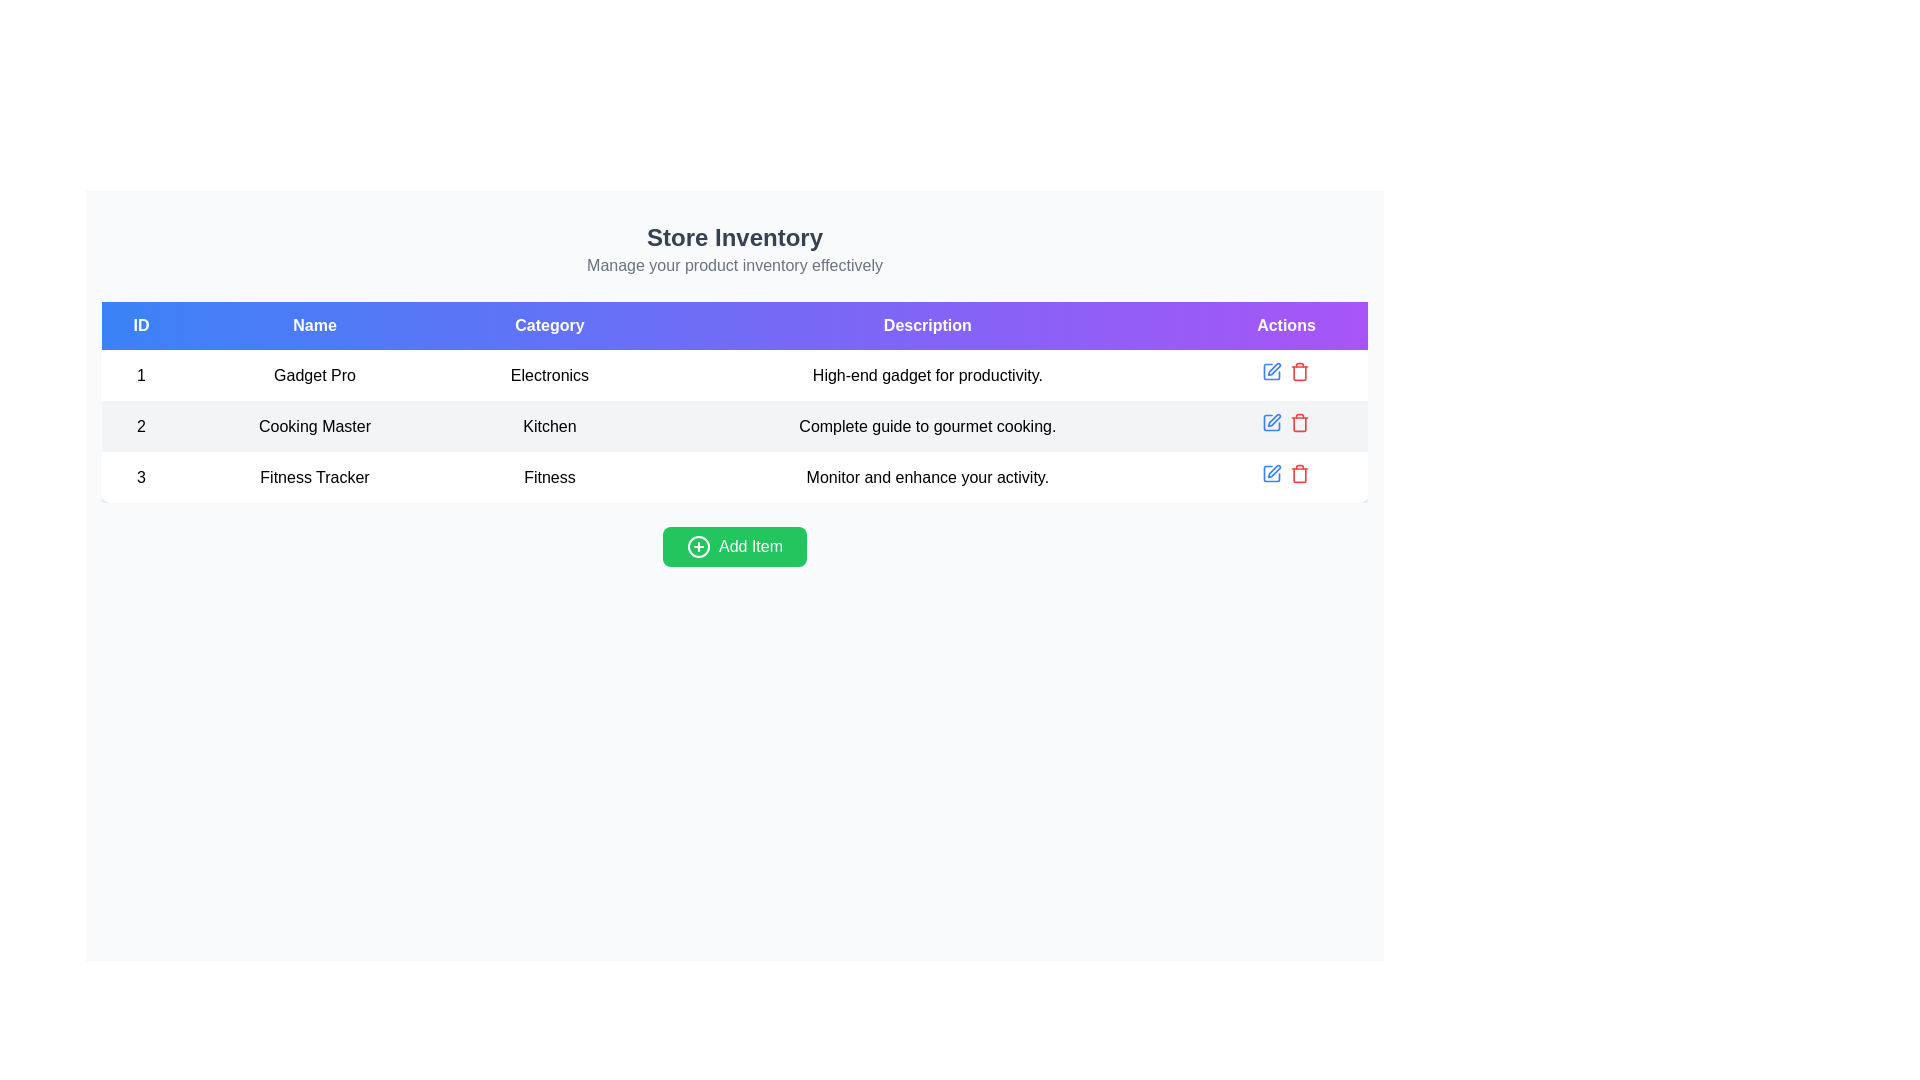 This screenshot has height=1080, width=1920. I want to click on the static text display located in the fourth column of the table under the row for ID 1 and Name 'Gadget Pro.', so click(926, 375).